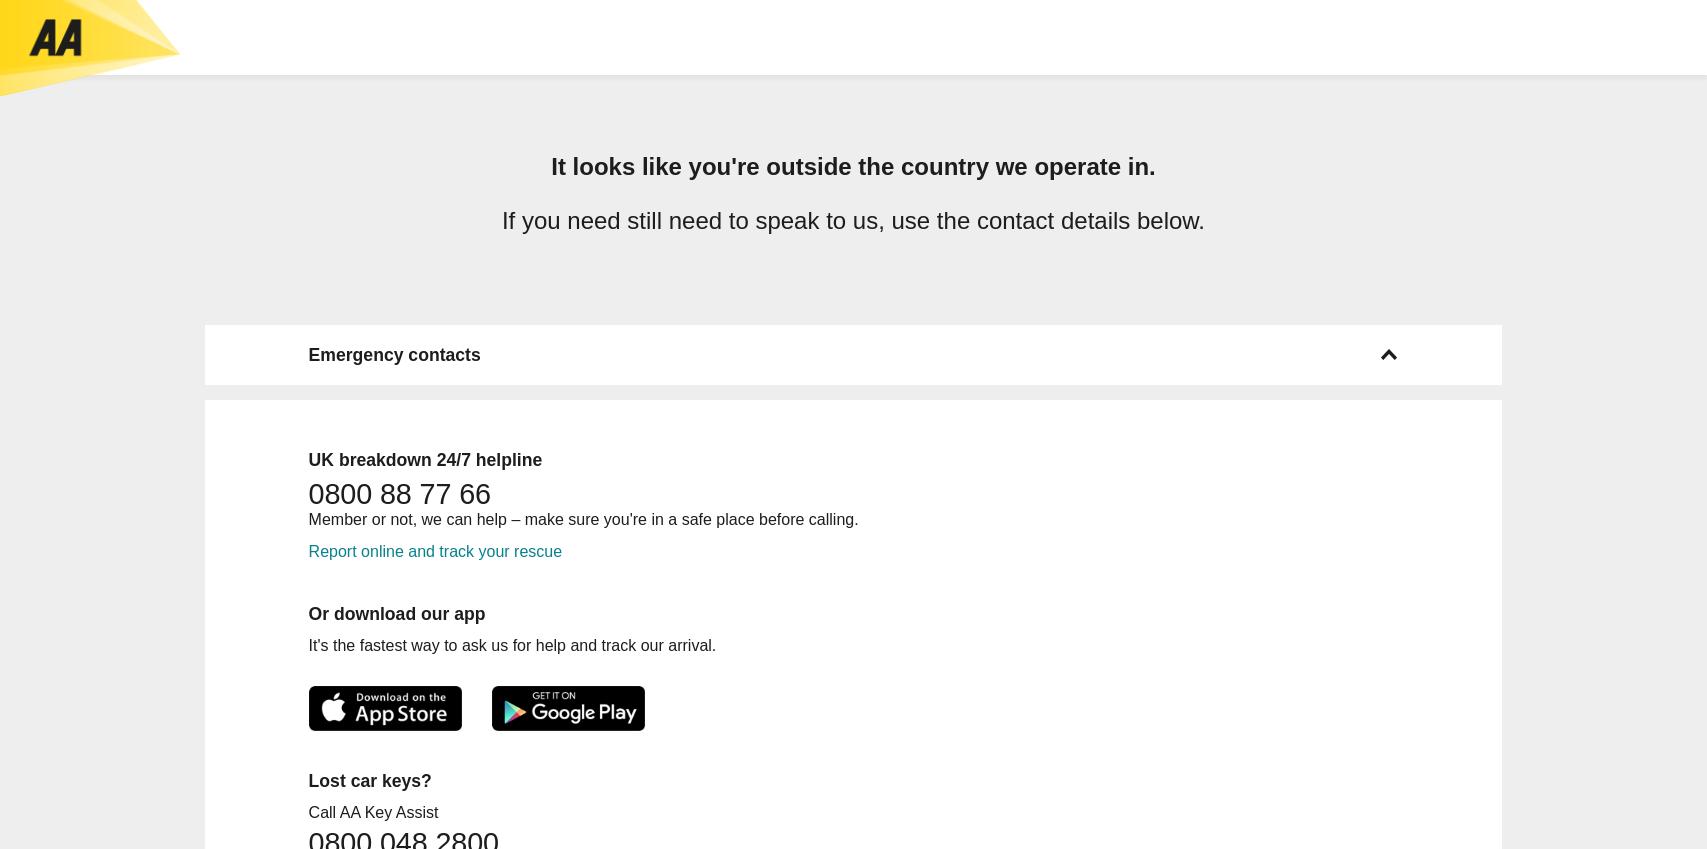 This screenshot has height=849, width=1707. What do you see at coordinates (852, 218) in the screenshot?
I see `'If you need still need to speak to us, use the contact details below.'` at bounding box center [852, 218].